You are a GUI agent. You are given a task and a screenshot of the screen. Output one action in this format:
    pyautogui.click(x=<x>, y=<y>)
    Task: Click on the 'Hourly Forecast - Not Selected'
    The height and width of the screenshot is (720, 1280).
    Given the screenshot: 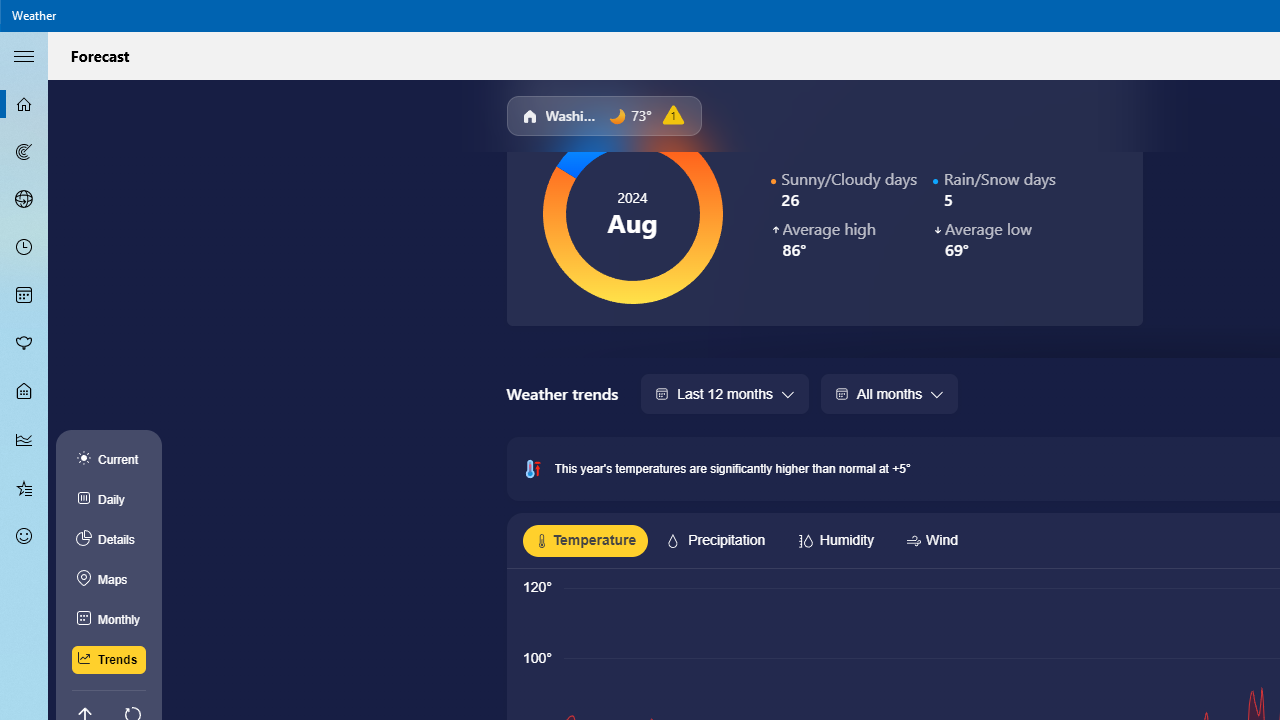 What is the action you would take?
    pyautogui.click(x=24, y=247)
    